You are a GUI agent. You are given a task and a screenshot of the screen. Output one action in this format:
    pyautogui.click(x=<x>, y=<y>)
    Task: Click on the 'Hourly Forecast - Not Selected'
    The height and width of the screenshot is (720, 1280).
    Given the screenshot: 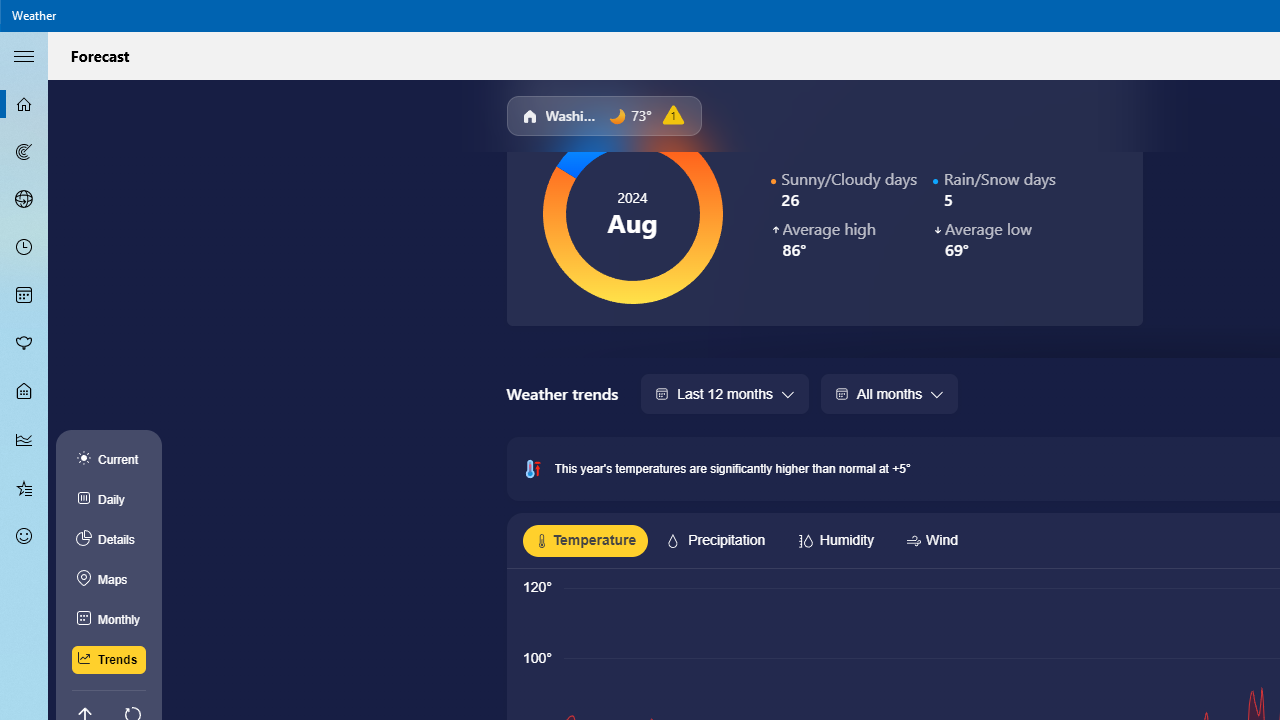 What is the action you would take?
    pyautogui.click(x=24, y=247)
    